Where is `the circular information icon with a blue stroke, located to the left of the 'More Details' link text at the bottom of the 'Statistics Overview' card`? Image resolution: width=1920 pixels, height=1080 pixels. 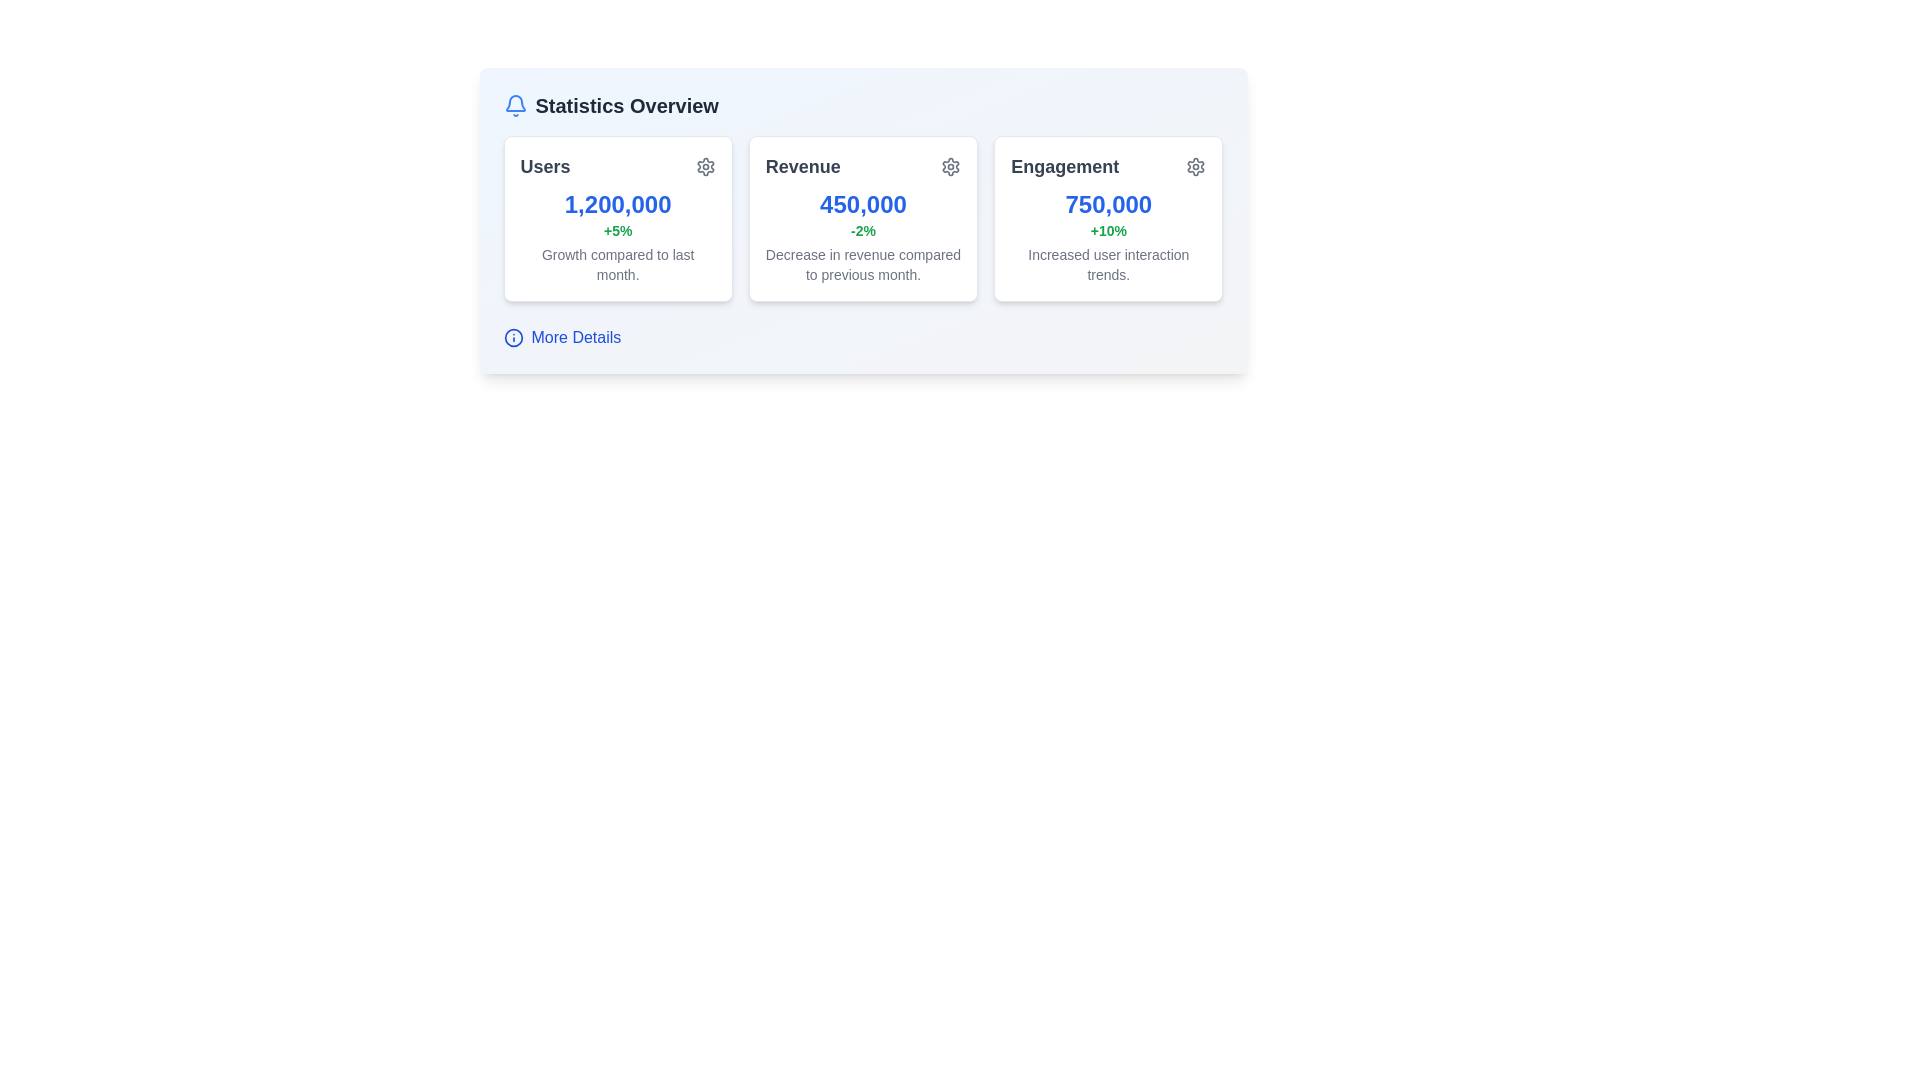 the circular information icon with a blue stroke, located to the left of the 'More Details' link text at the bottom of the 'Statistics Overview' card is located at coordinates (513, 337).